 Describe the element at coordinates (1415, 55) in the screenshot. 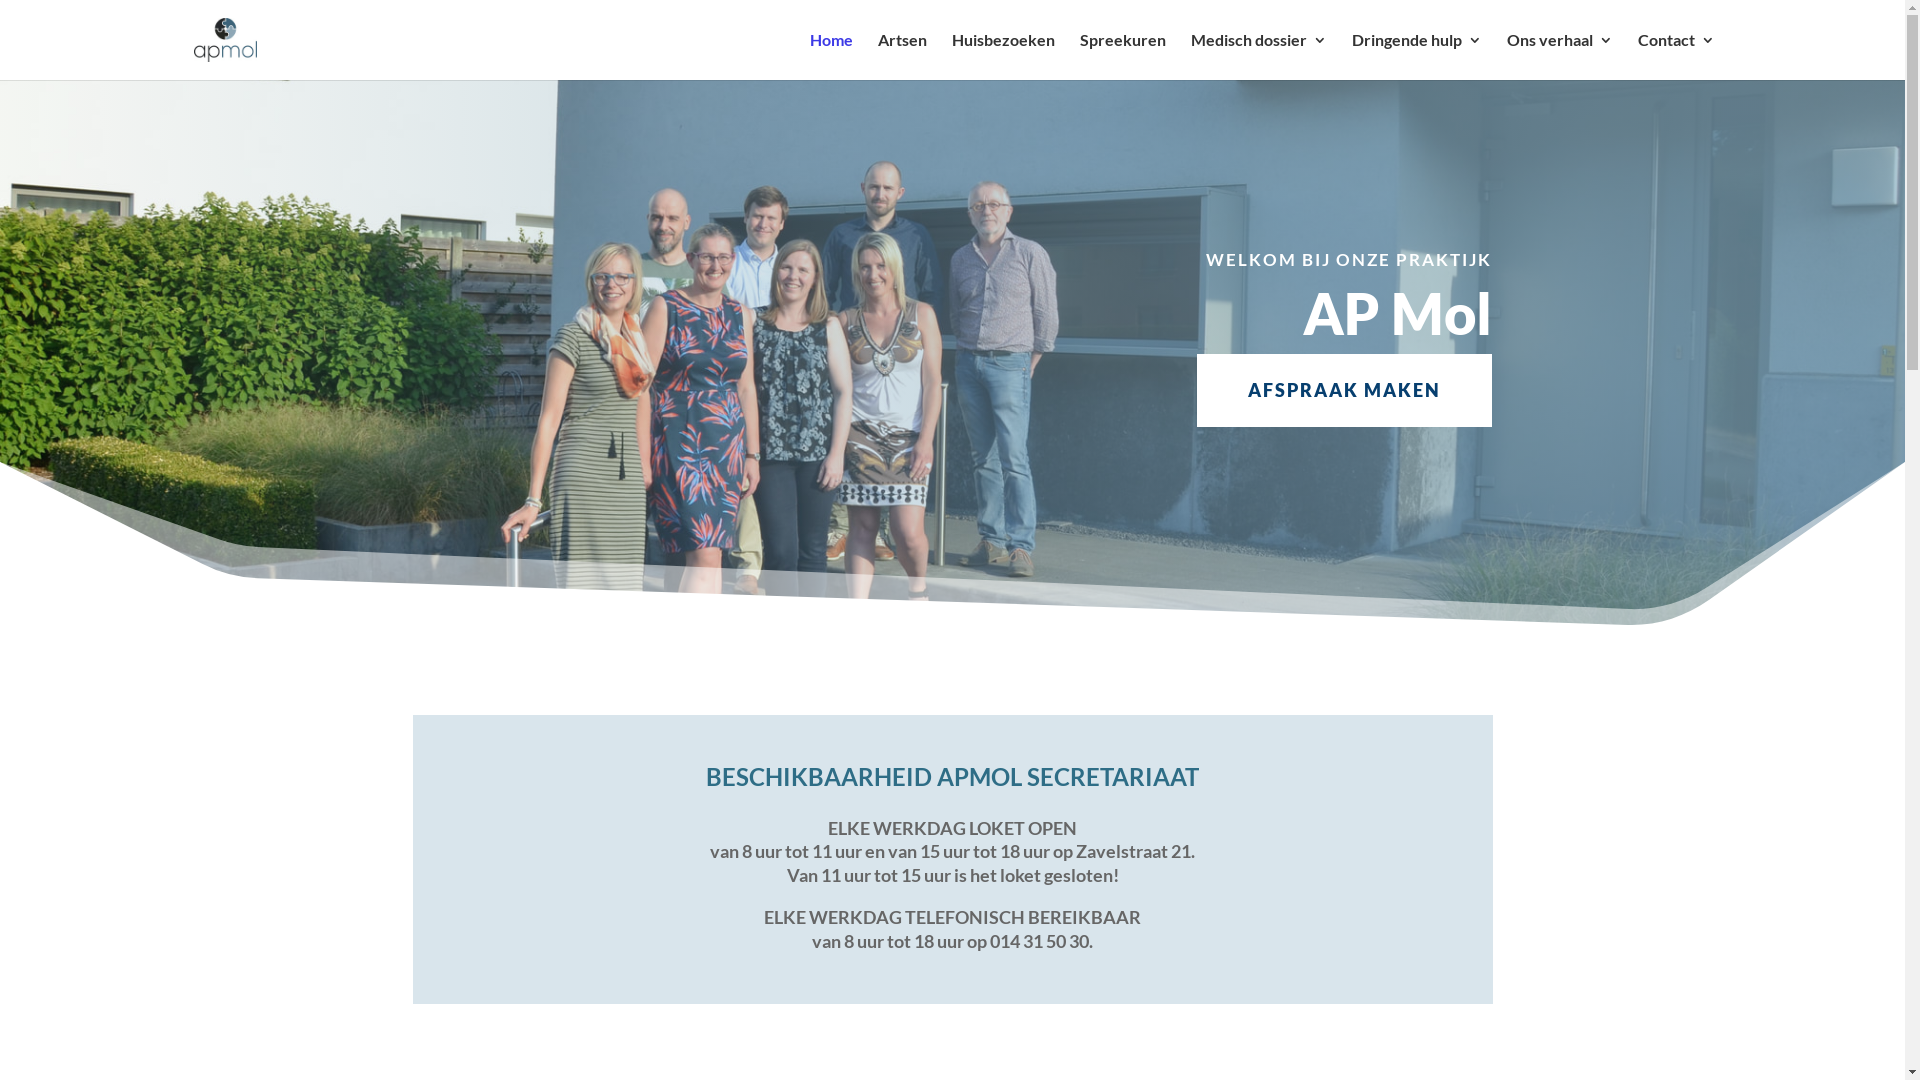

I see `'Dringende hulp'` at that location.